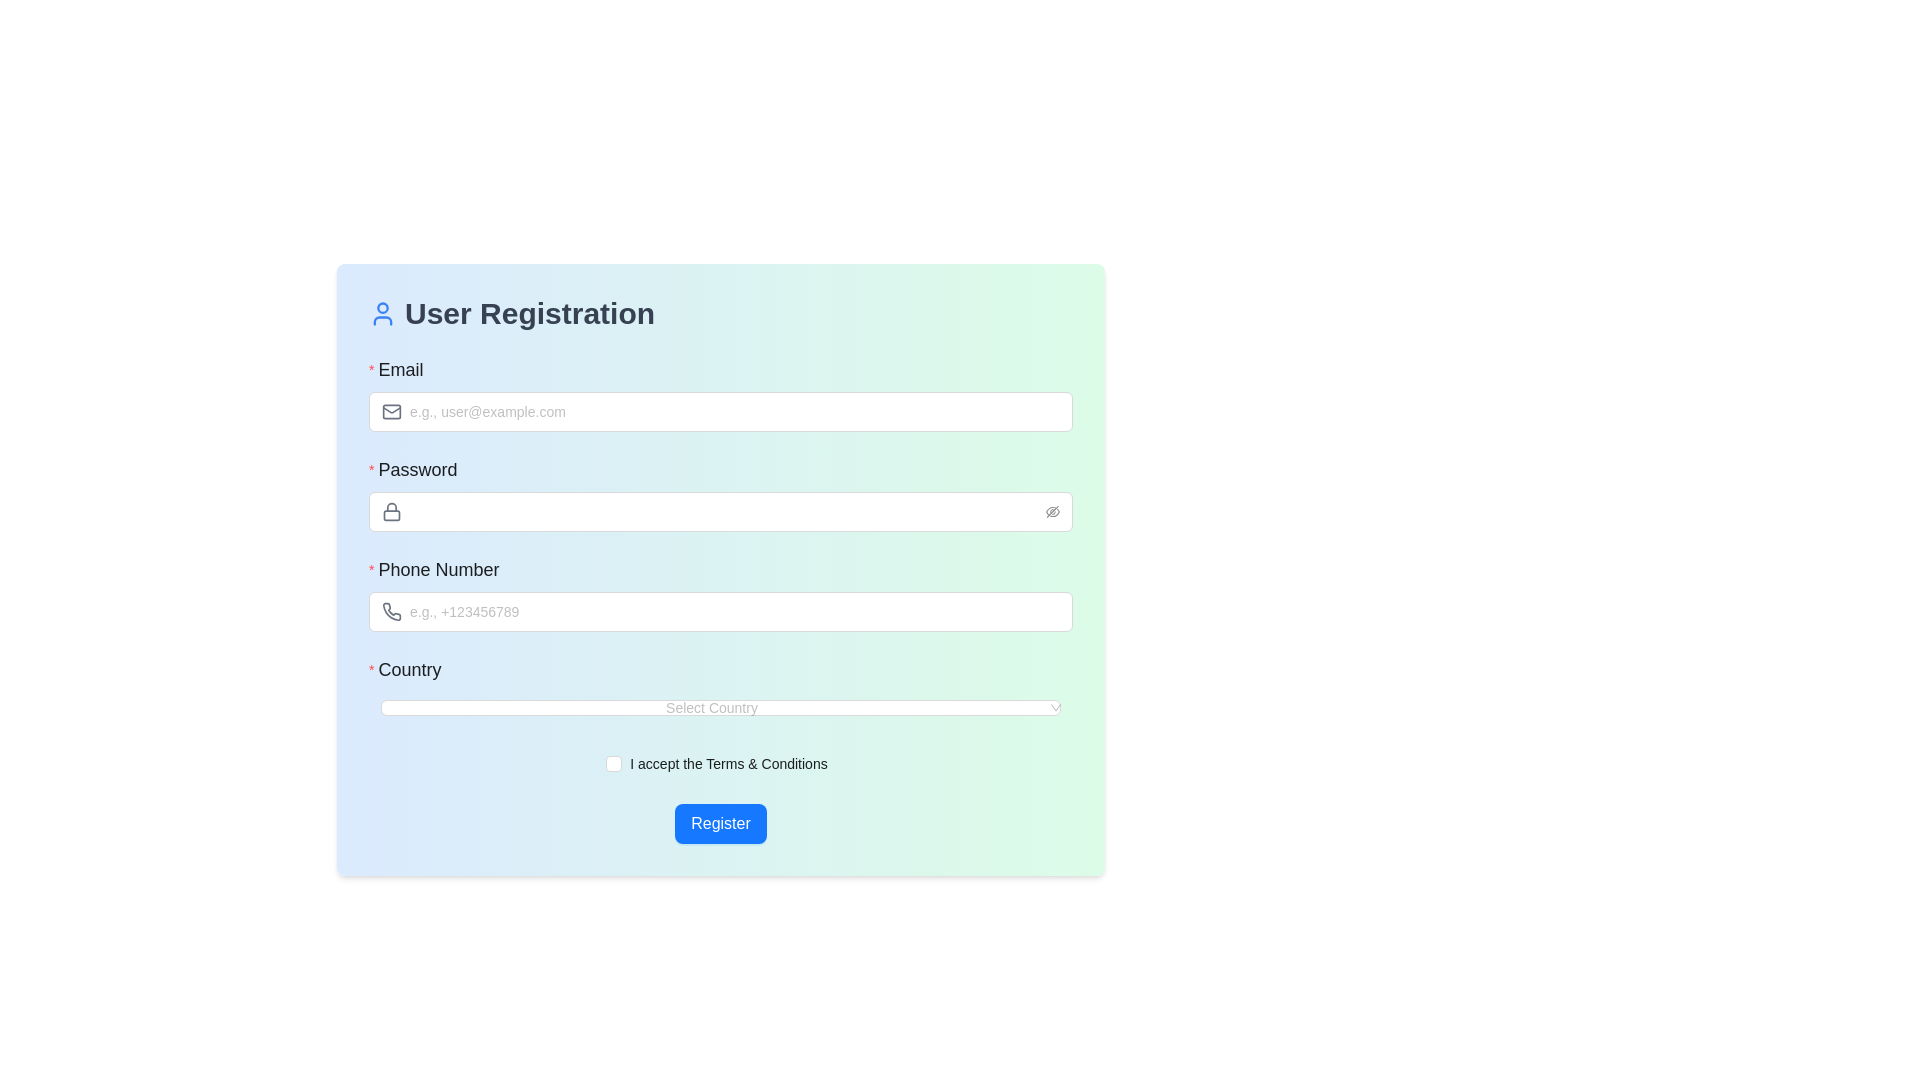  I want to click on the lower section of the user profile SVG icon, which is a blue-bordered outline located in the top-left corner of the registration card above the 'User Registration' heading, so click(383, 319).